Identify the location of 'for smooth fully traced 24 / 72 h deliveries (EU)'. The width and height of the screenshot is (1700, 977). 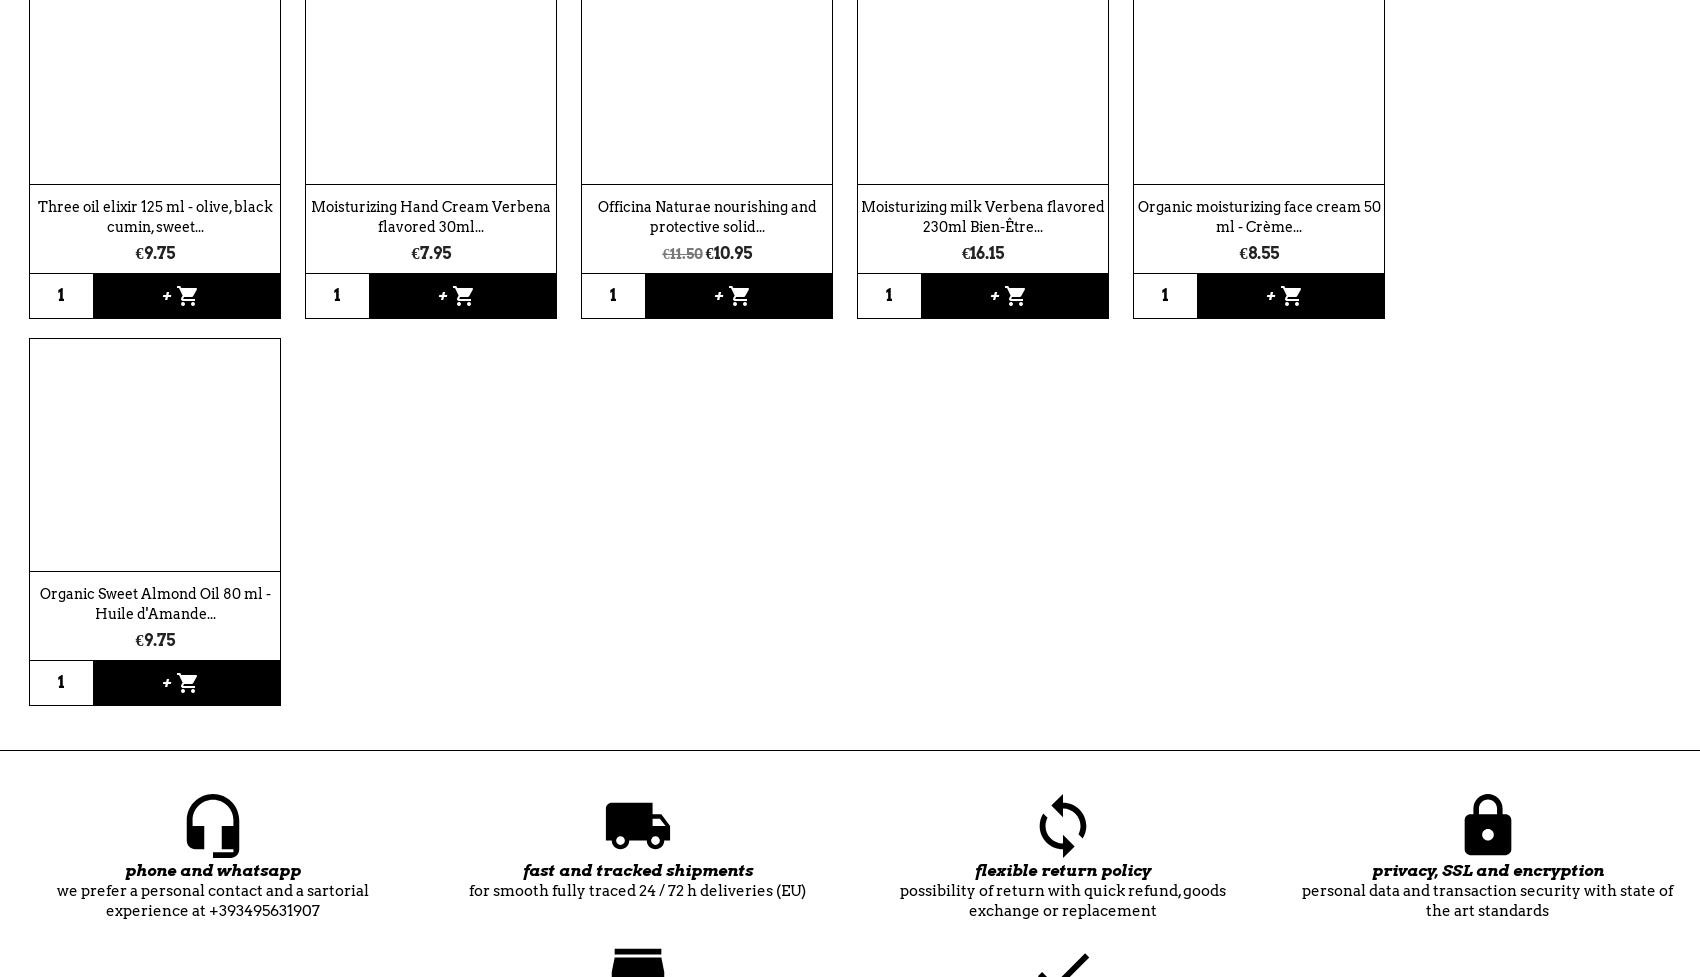
(636, 889).